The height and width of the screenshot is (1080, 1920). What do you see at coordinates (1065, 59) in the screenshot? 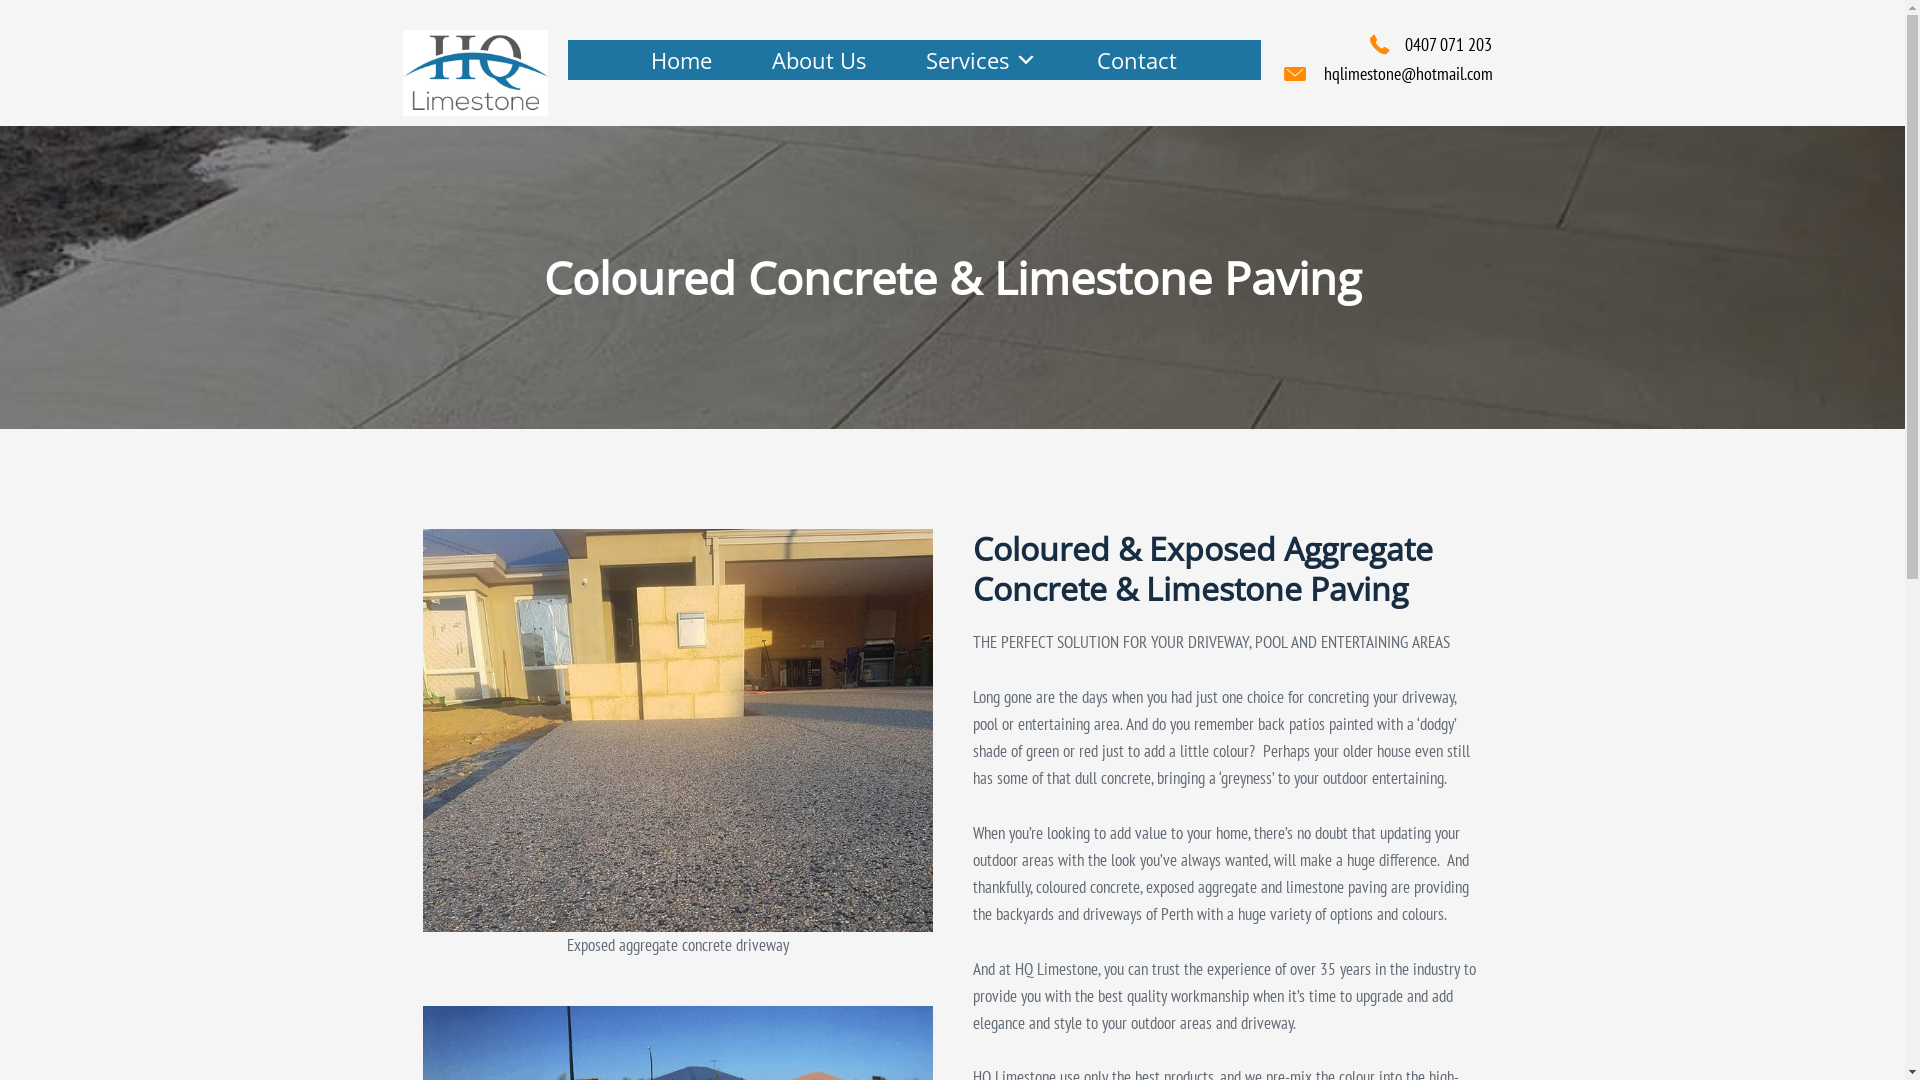
I see `'Contact'` at bounding box center [1065, 59].